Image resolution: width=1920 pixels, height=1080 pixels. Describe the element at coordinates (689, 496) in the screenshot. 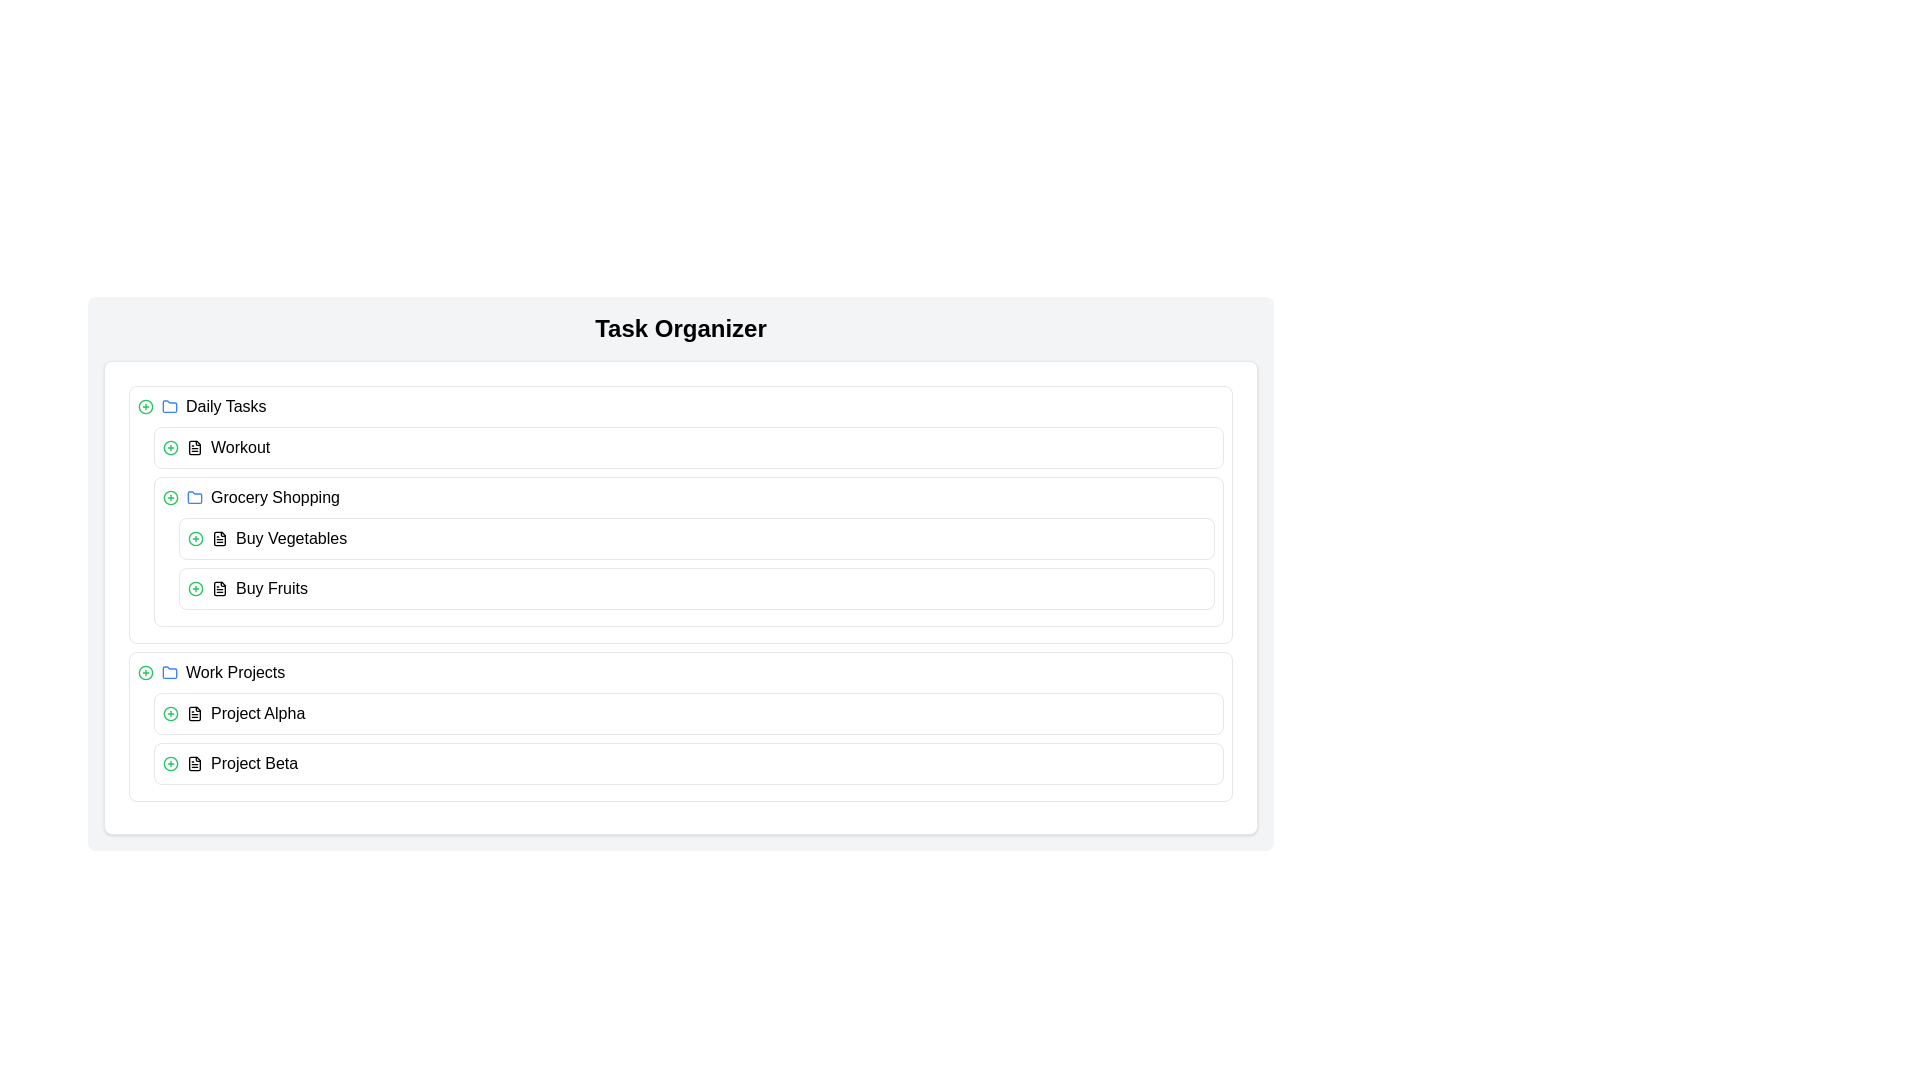

I see `the 'Grocery Shopping' task item` at that location.